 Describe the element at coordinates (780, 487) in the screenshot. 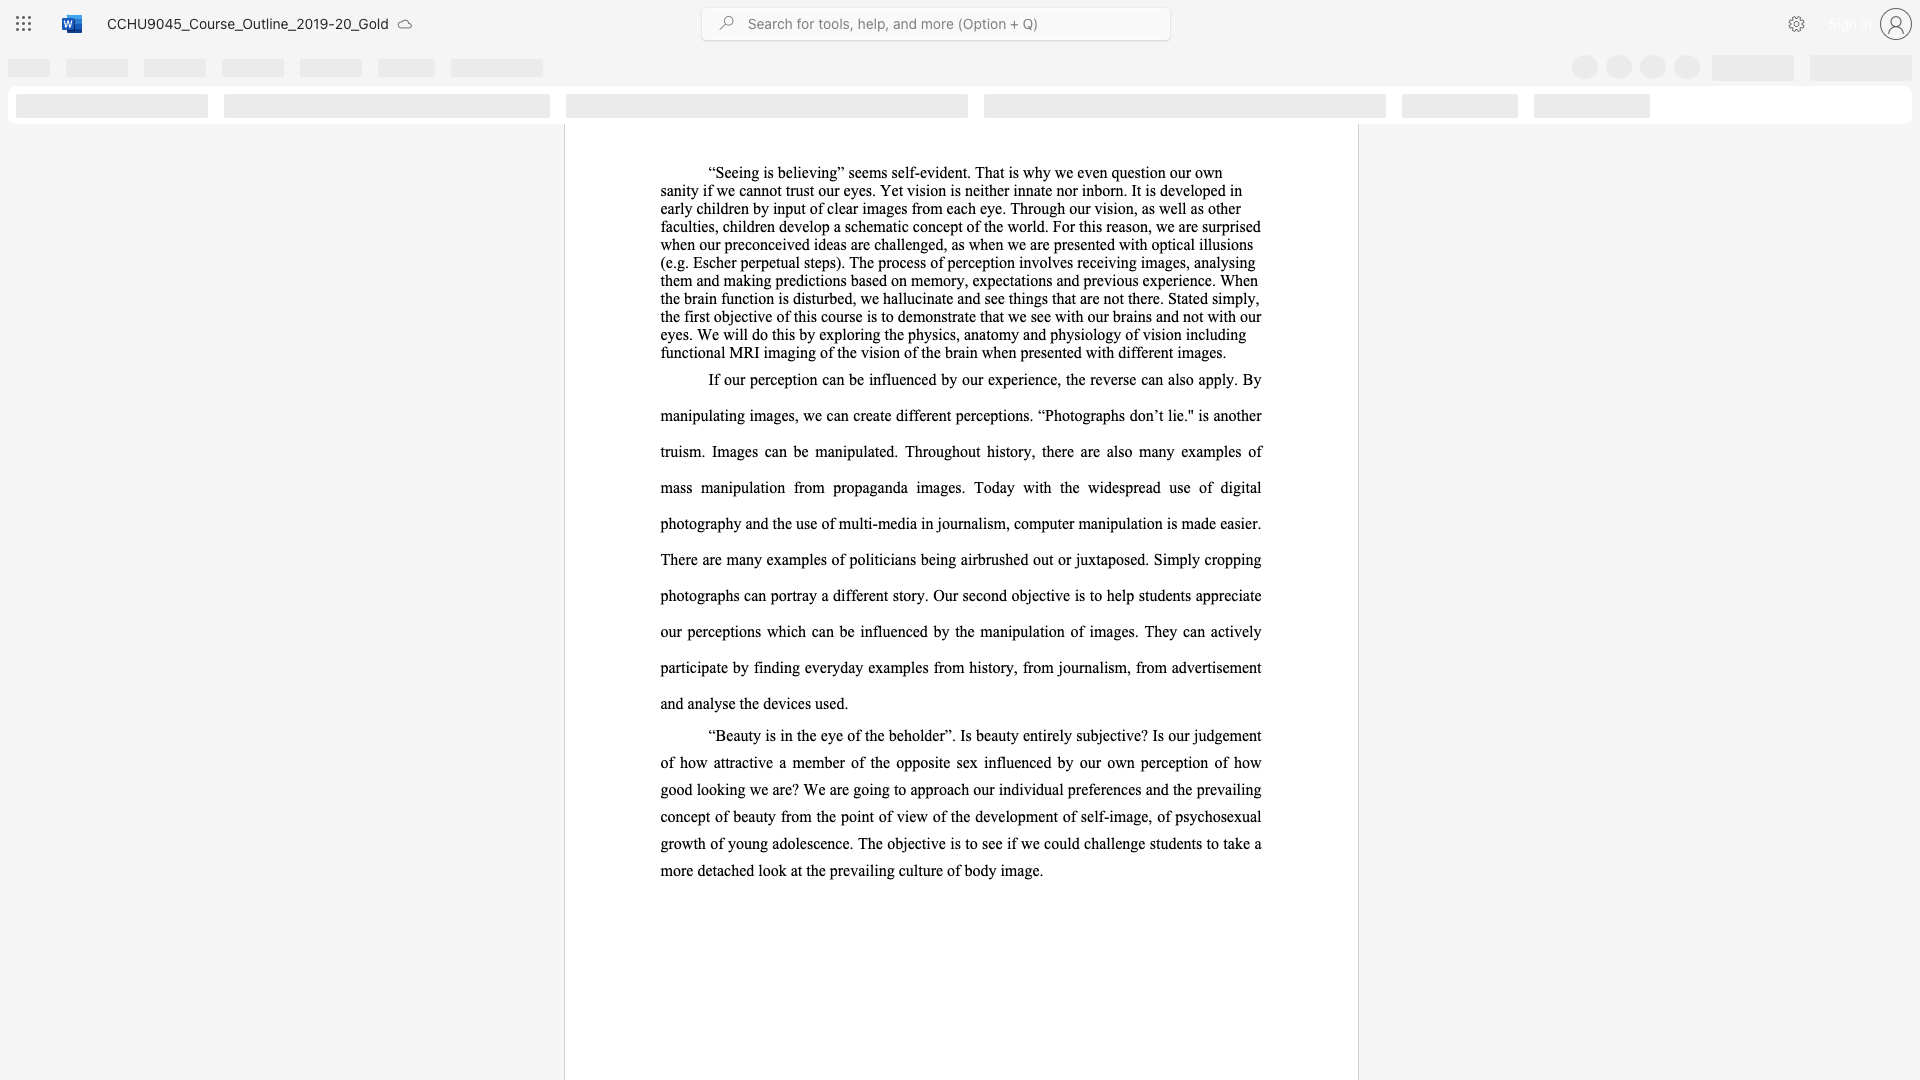

I see `the 18th character "n" in the text` at that location.